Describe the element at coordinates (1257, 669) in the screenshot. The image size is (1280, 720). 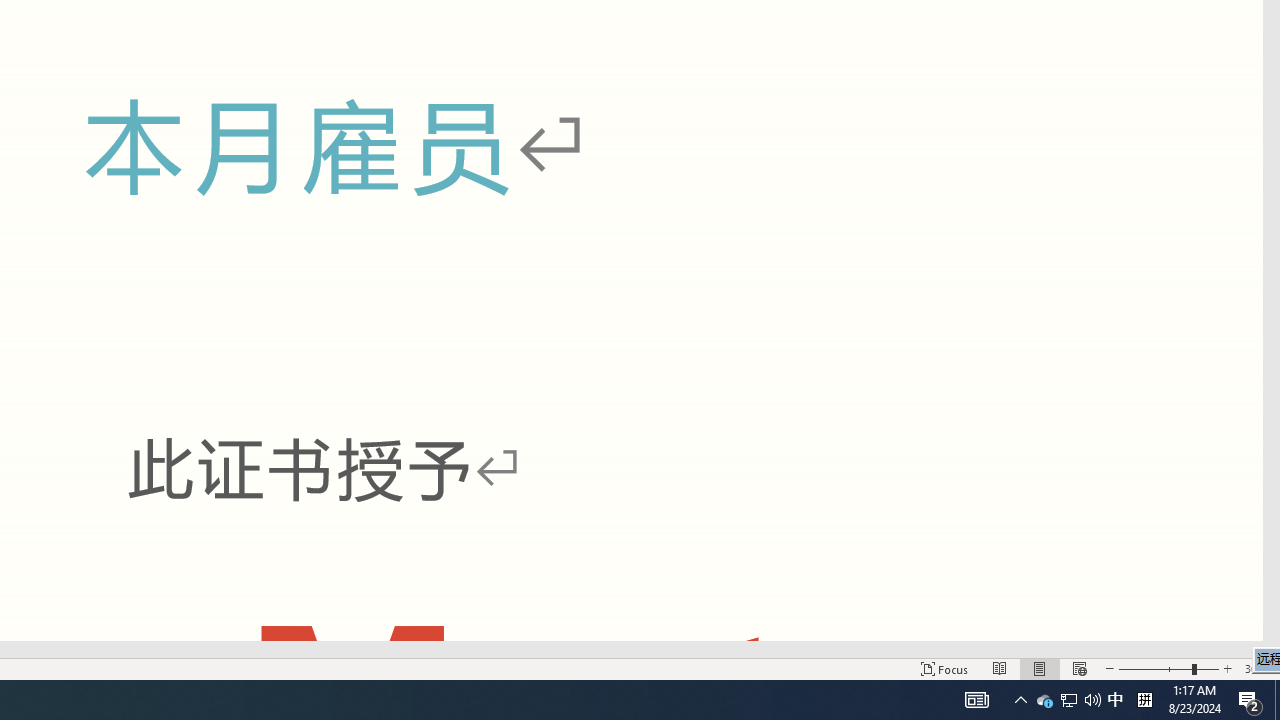
I see `'Zoom 308%'` at that location.